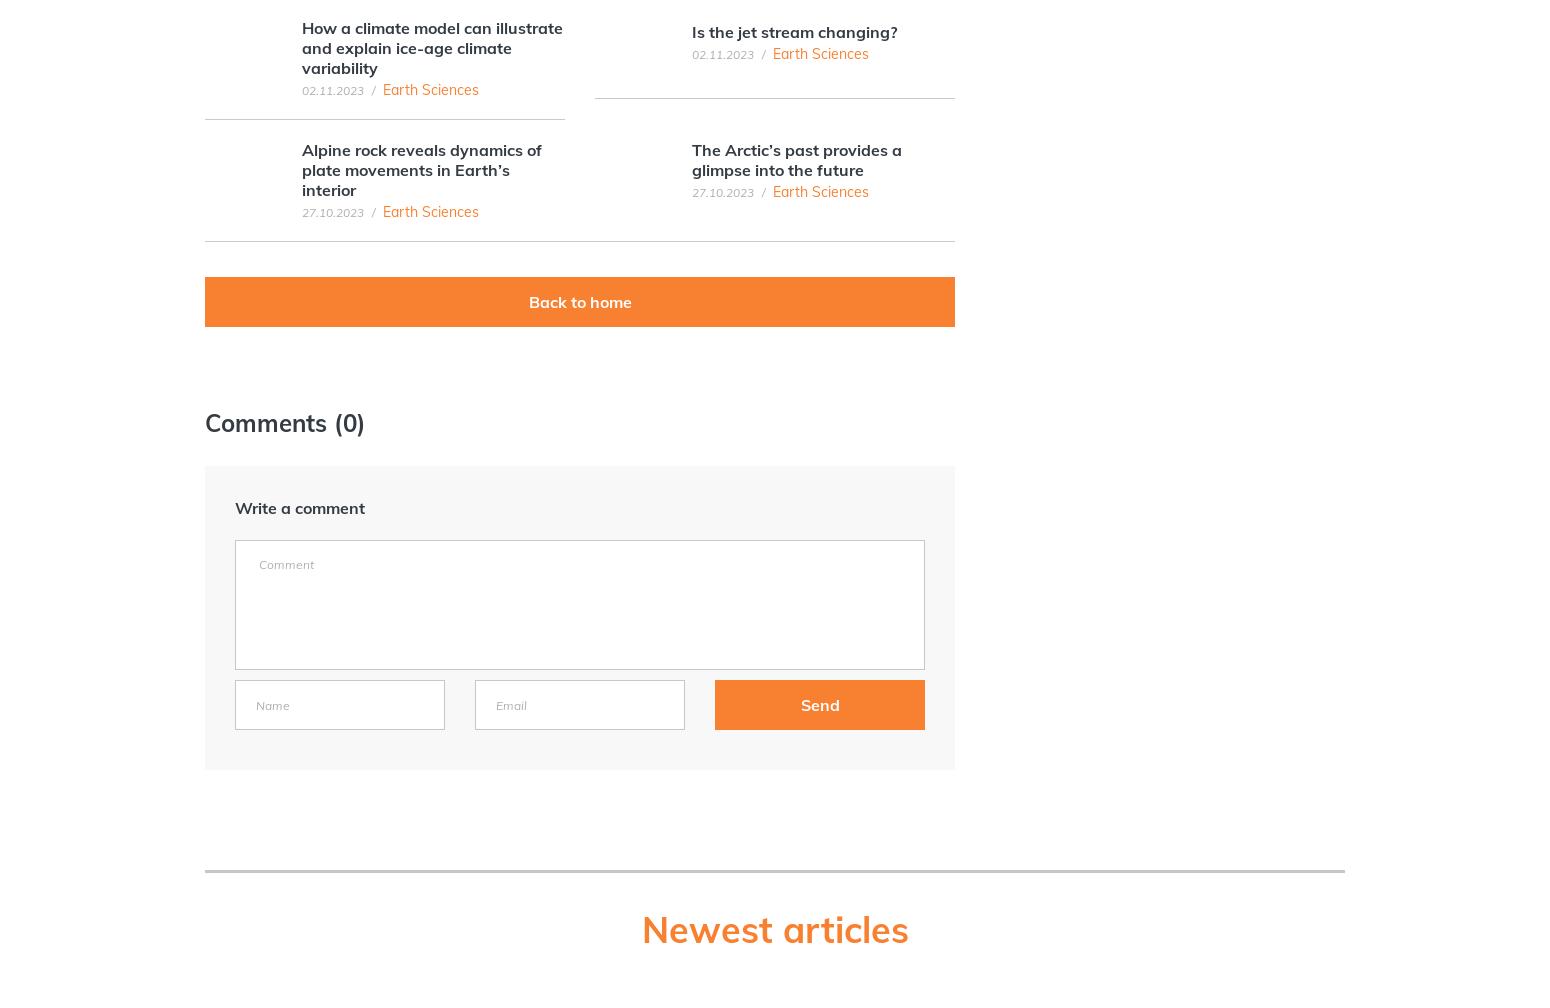 The height and width of the screenshot is (1008, 1550). Describe the element at coordinates (204, 422) in the screenshot. I see `'Comments (0)'` at that location.